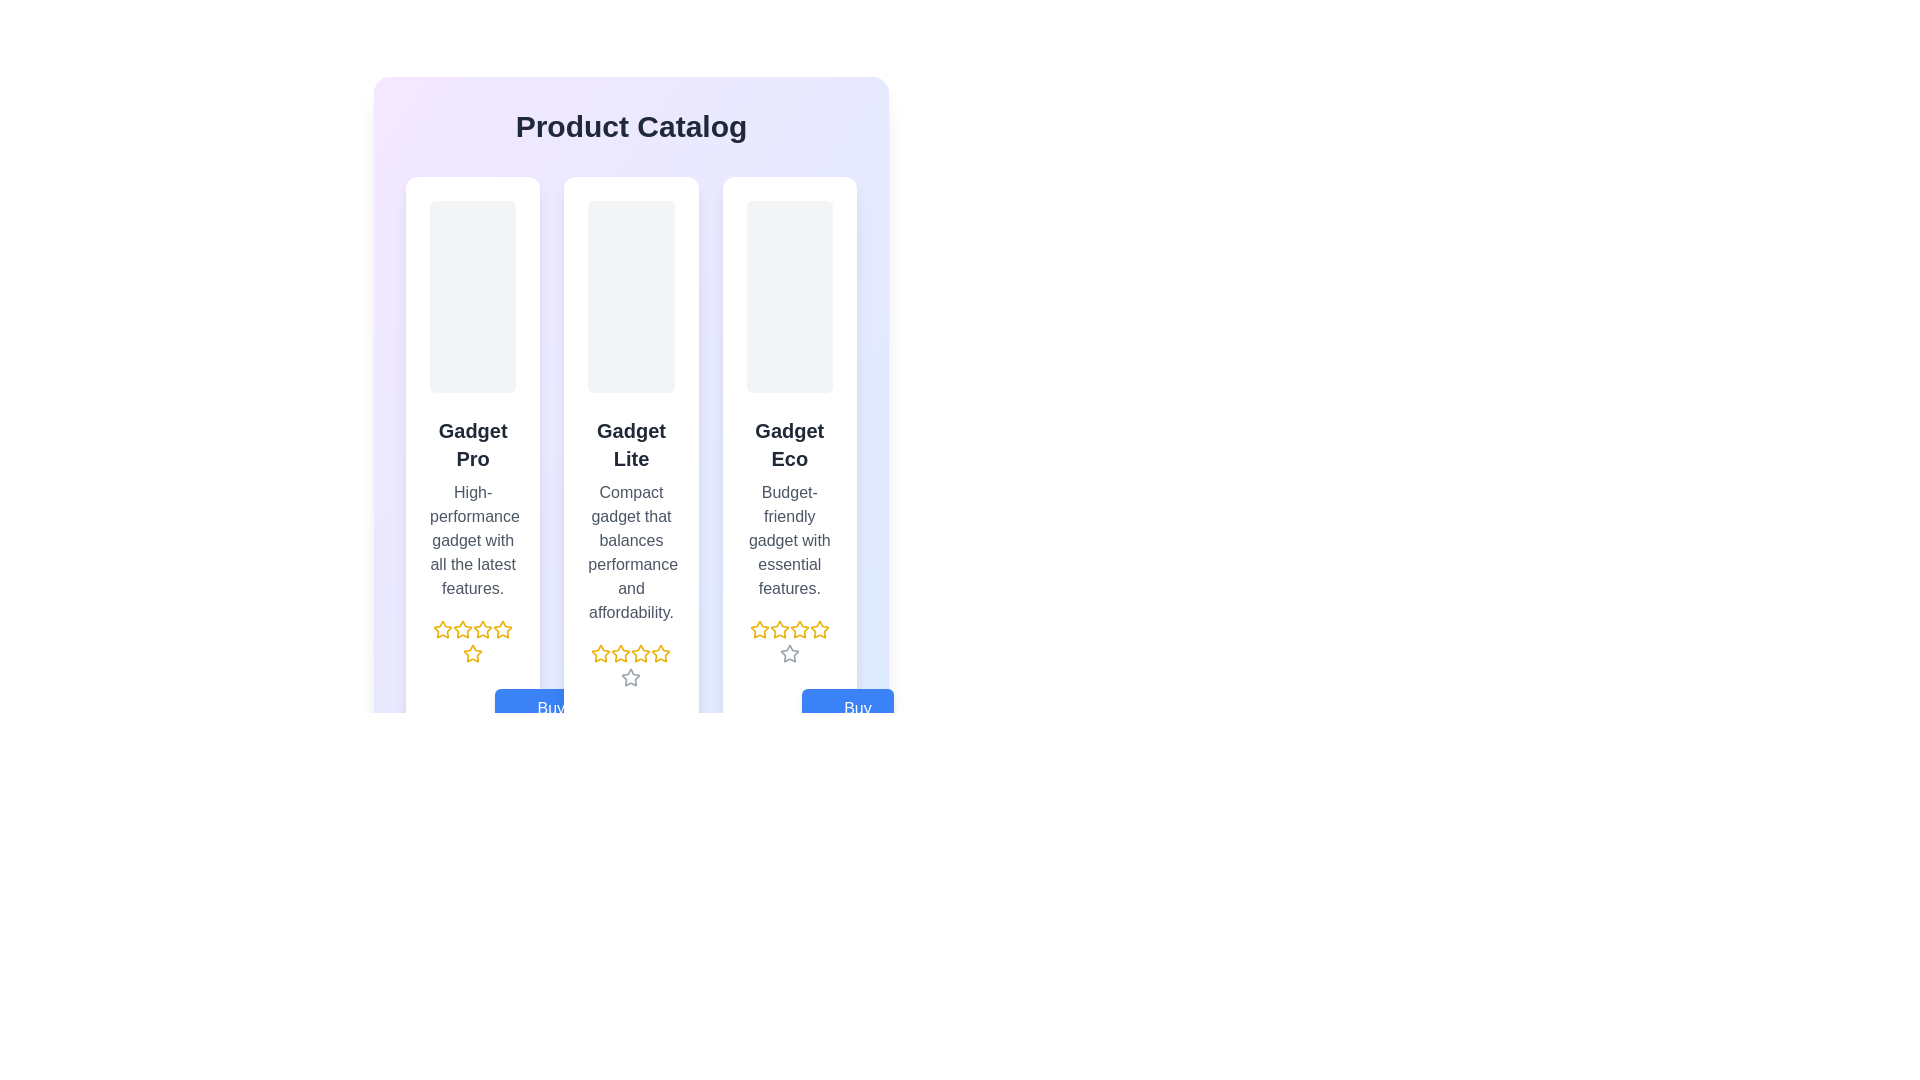 The width and height of the screenshot is (1920, 1080). I want to click on text label displaying 'Gadget Eco', which is in a bold, large font styled in dark gray on a white background, positioned in the middle column of a three-column layout, so click(788, 443).